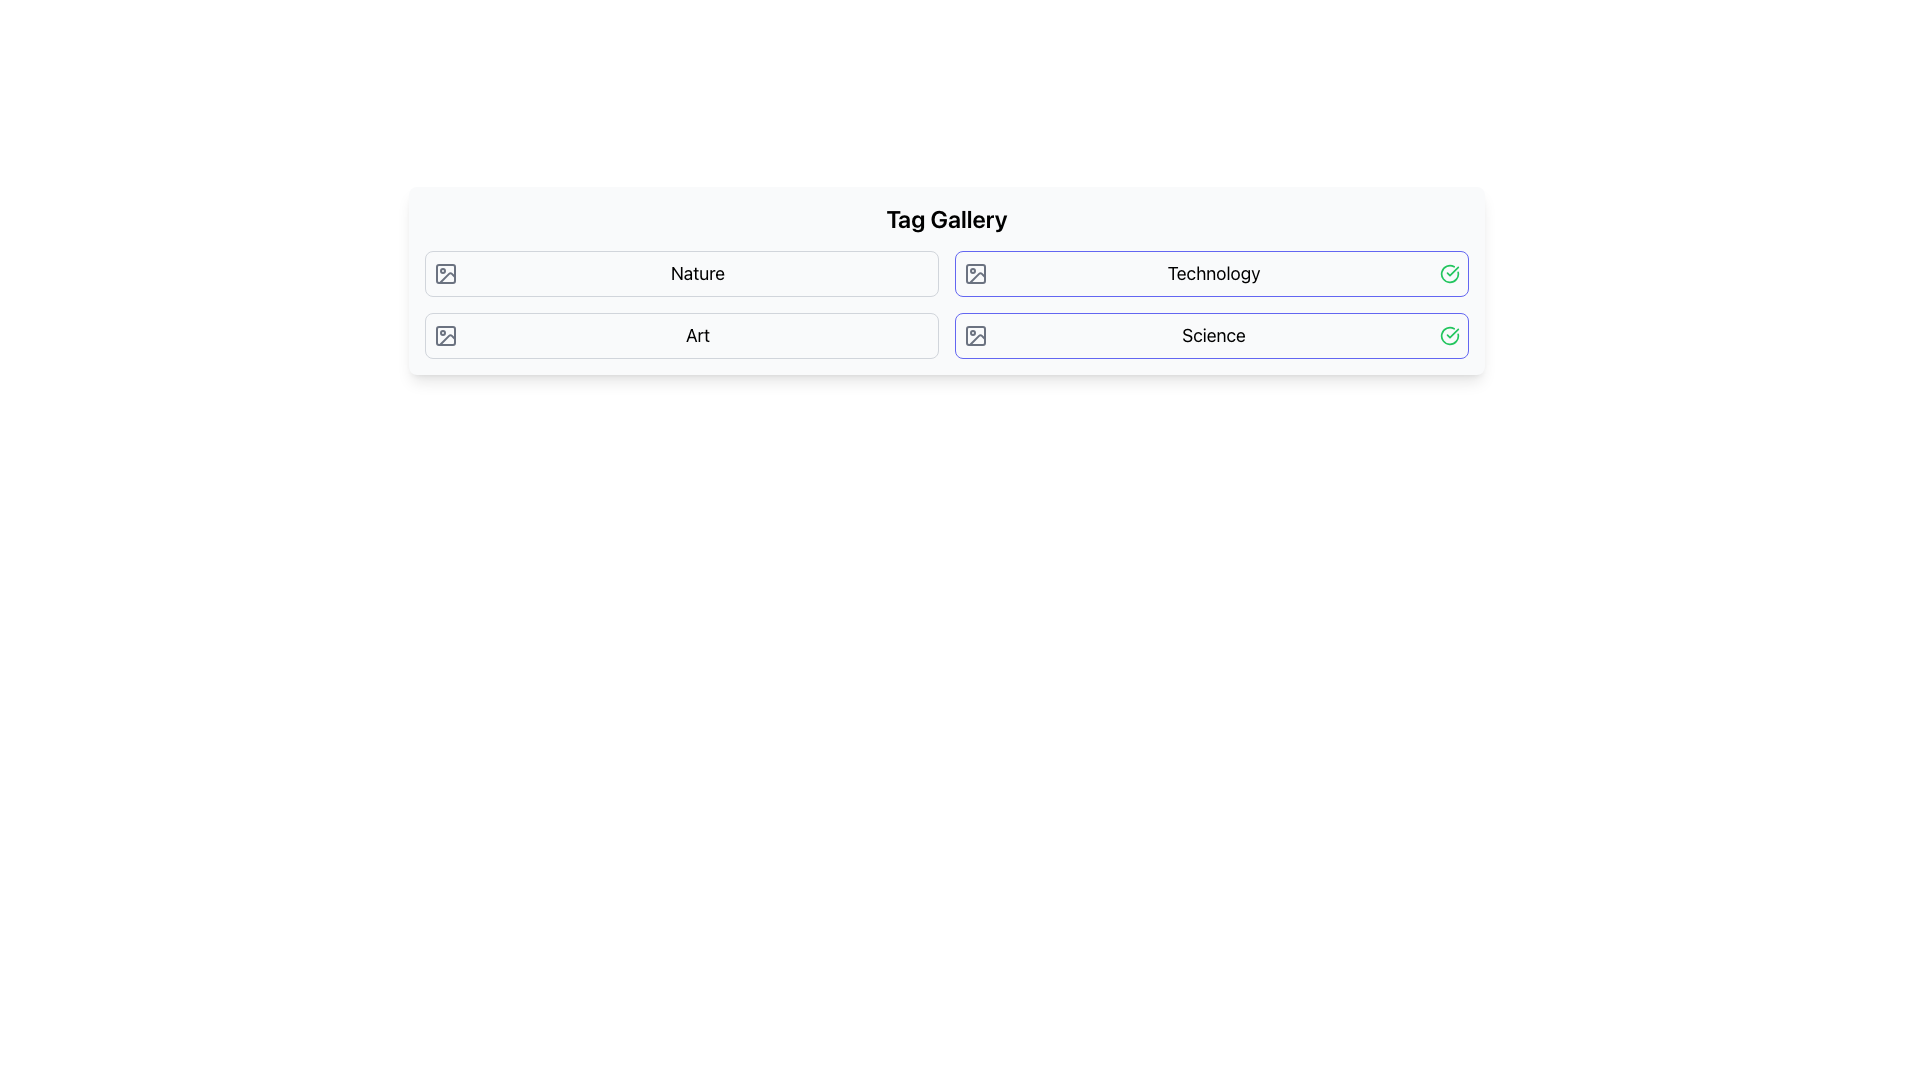  I want to click on the rectangular icon with rounded corners that represents an image placeholder, located within the 'Technology' button, which is above 'Science' and to the right of 'Nature', so click(975, 273).